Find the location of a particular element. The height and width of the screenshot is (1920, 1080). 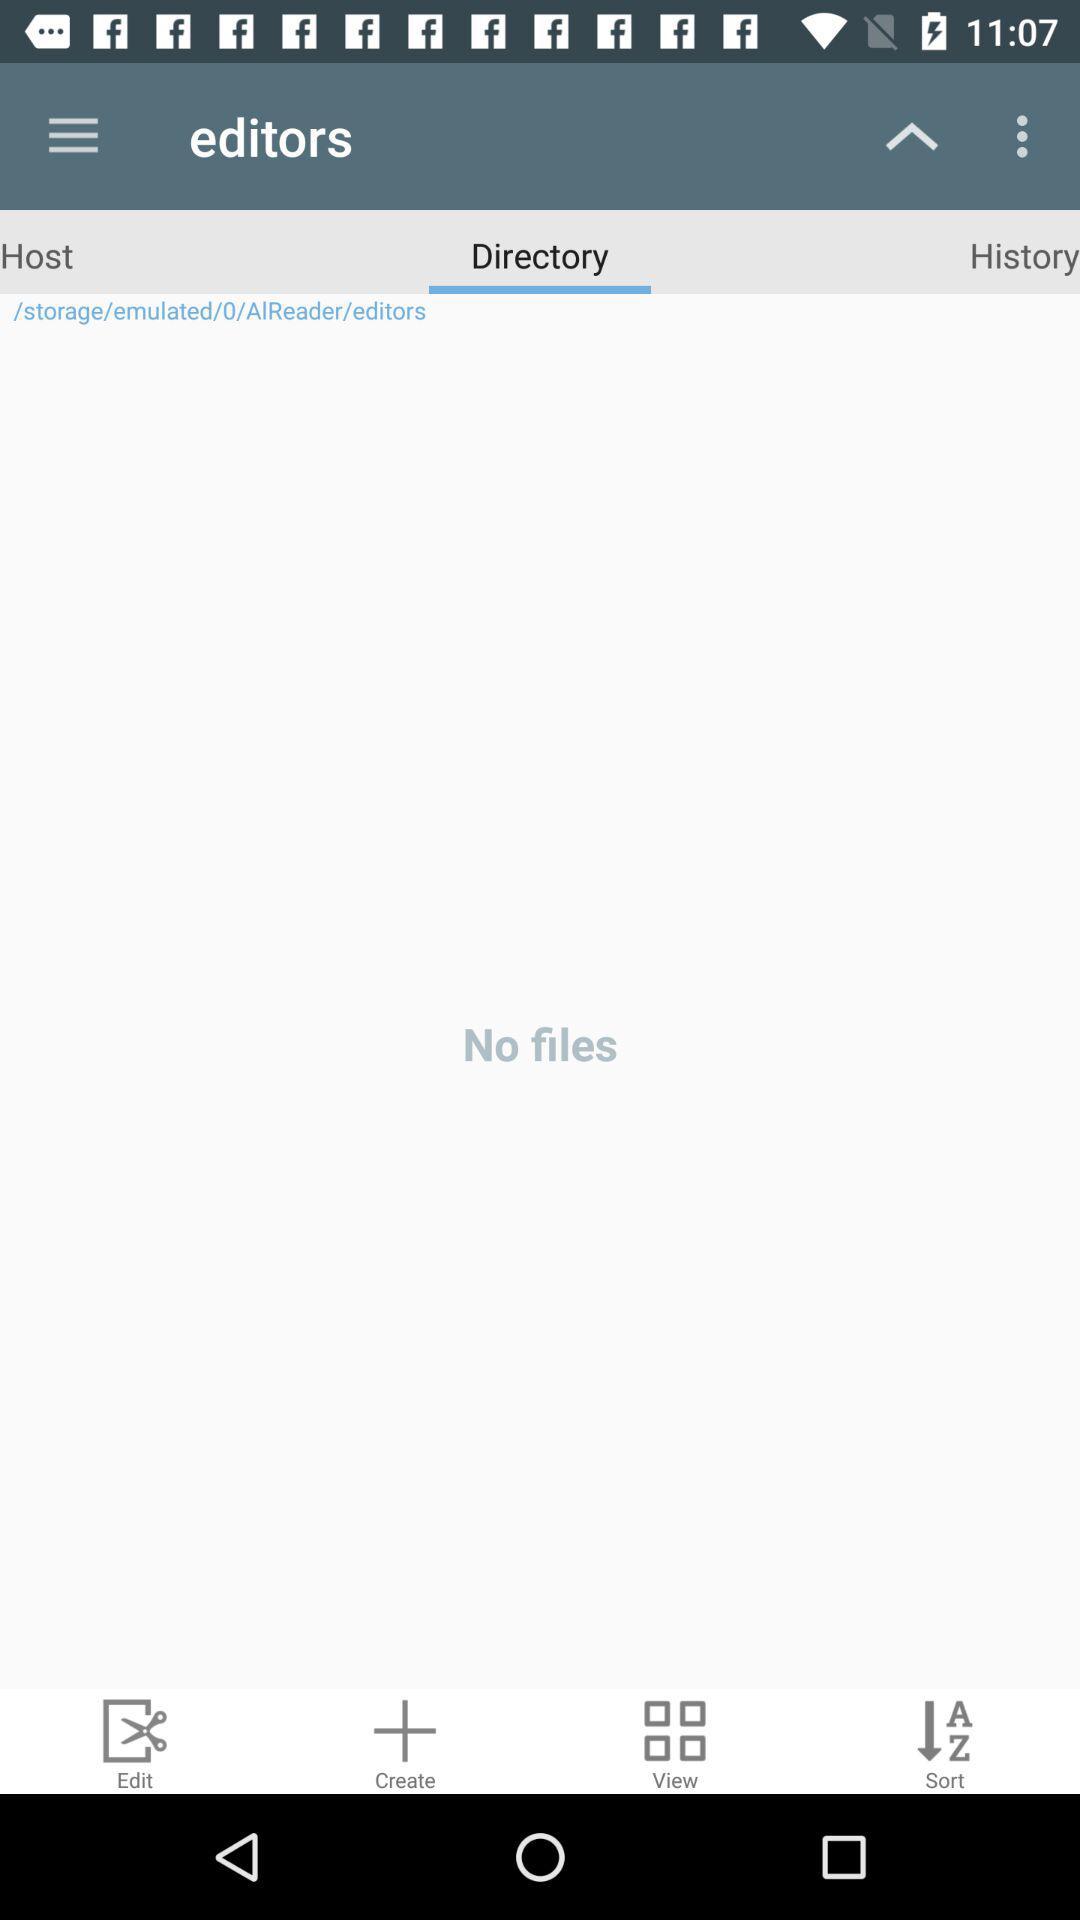

the icon to the left of the editors icon is located at coordinates (72, 135).